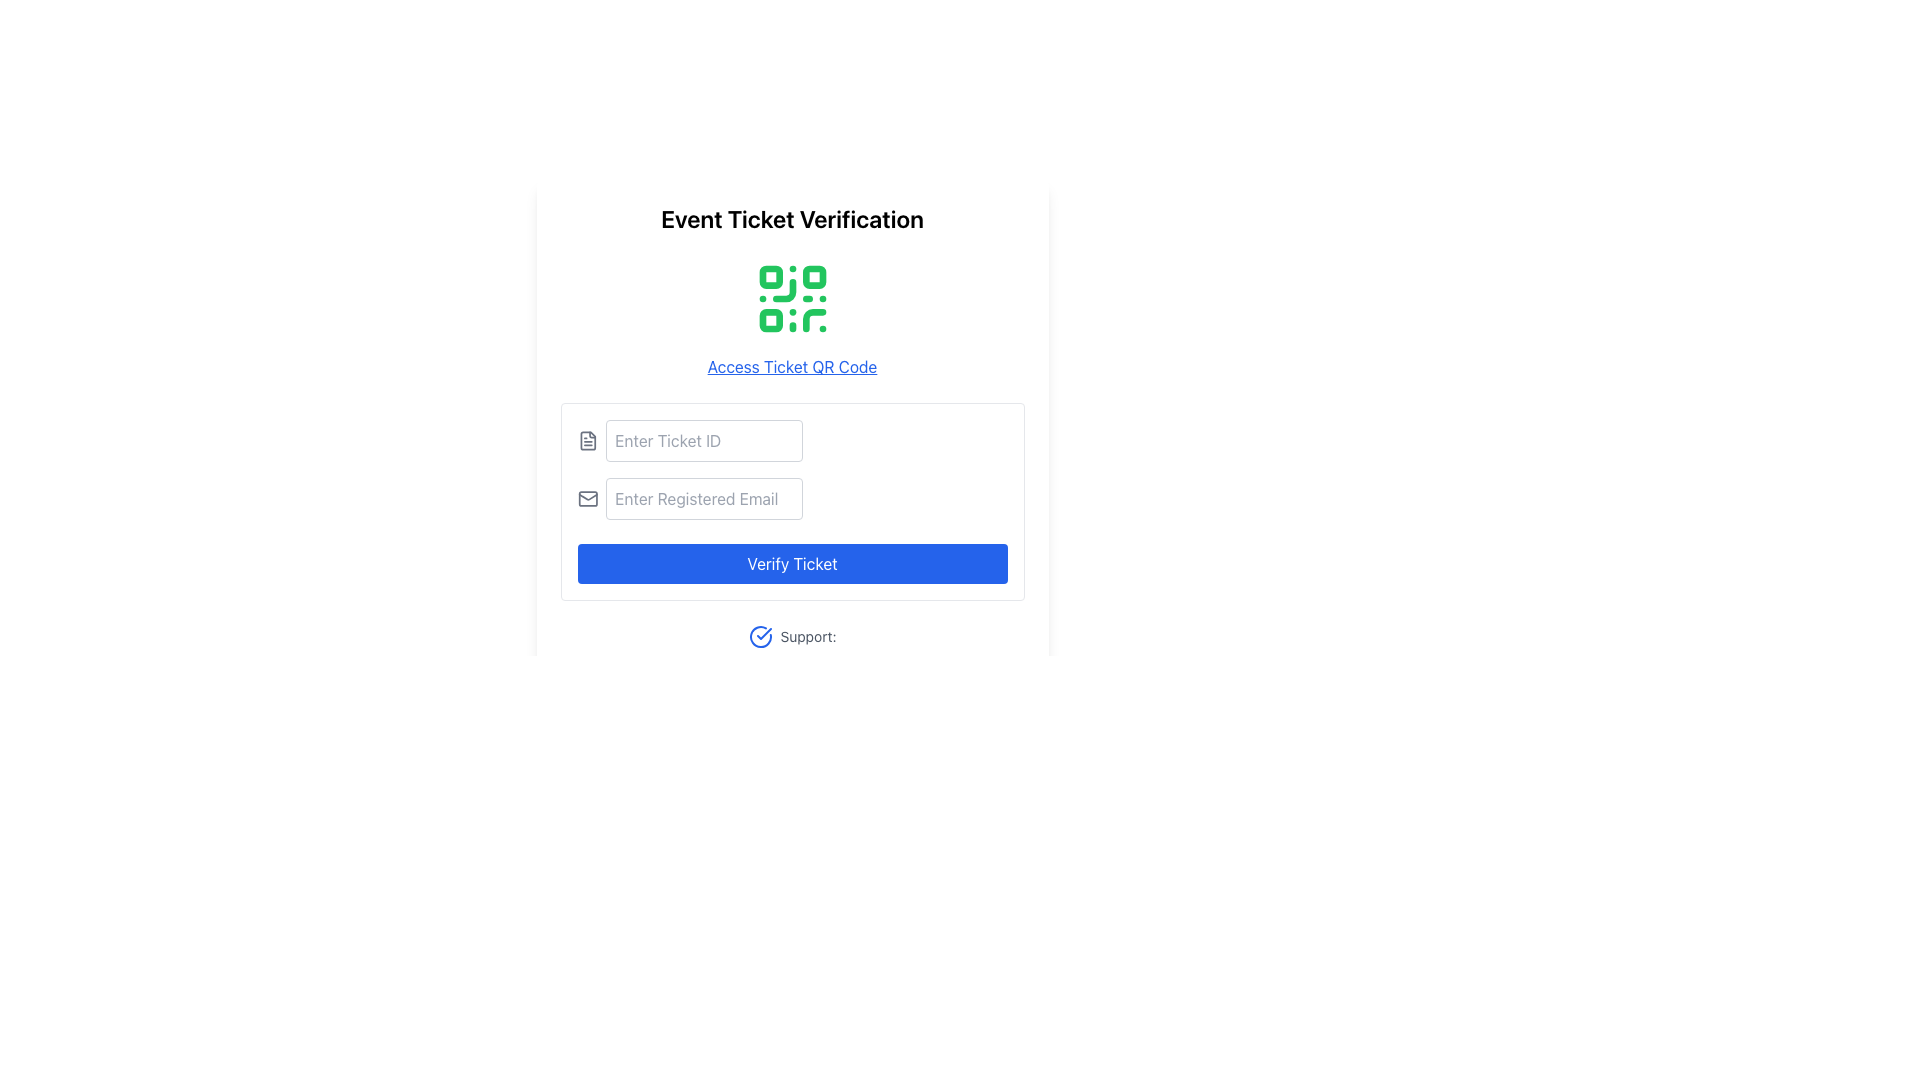 The height and width of the screenshot is (1080, 1920). Describe the element at coordinates (704, 439) in the screenshot. I see `the text input field for entering a ticket ID` at that location.